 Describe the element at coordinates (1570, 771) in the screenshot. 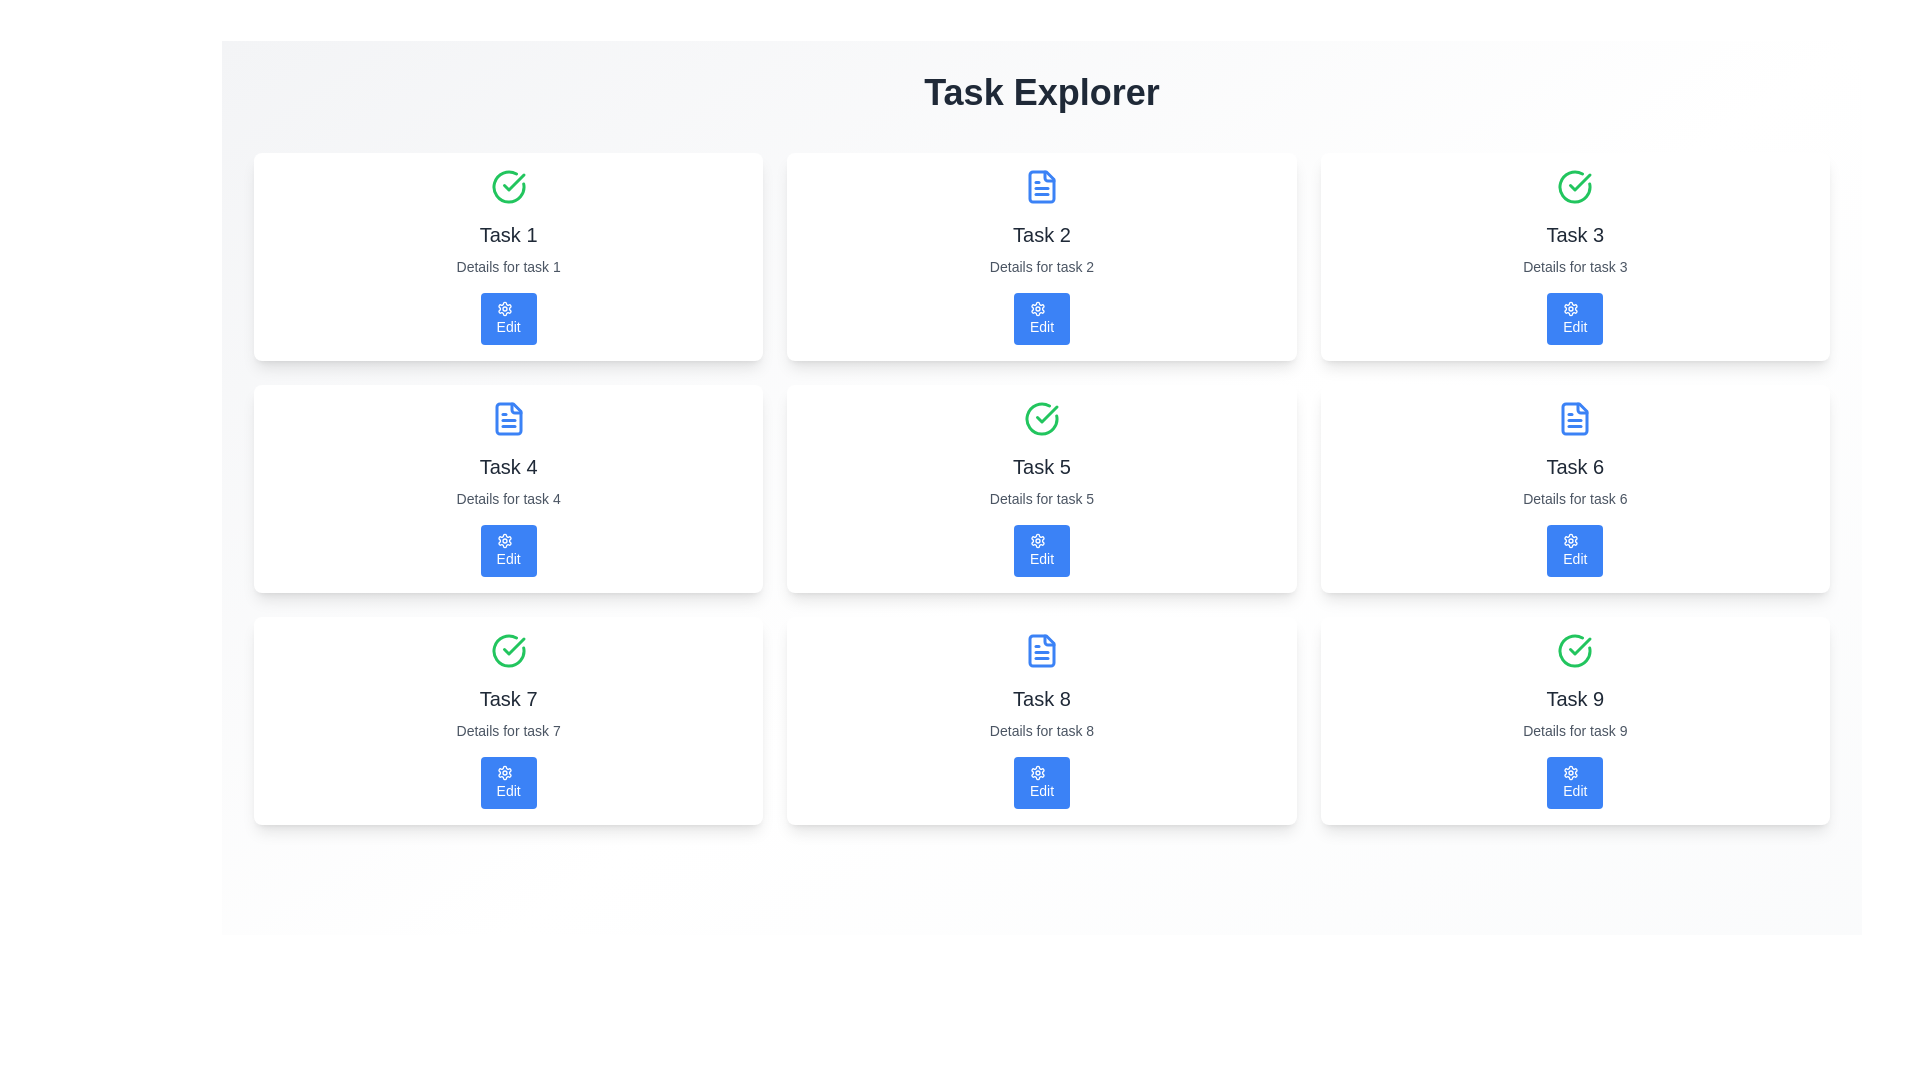

I see `the gear icon located within the blue 'Edit' button in the bottom-right quadrant of the 'Task 7' panel, which signifies the action of editing` at that location.